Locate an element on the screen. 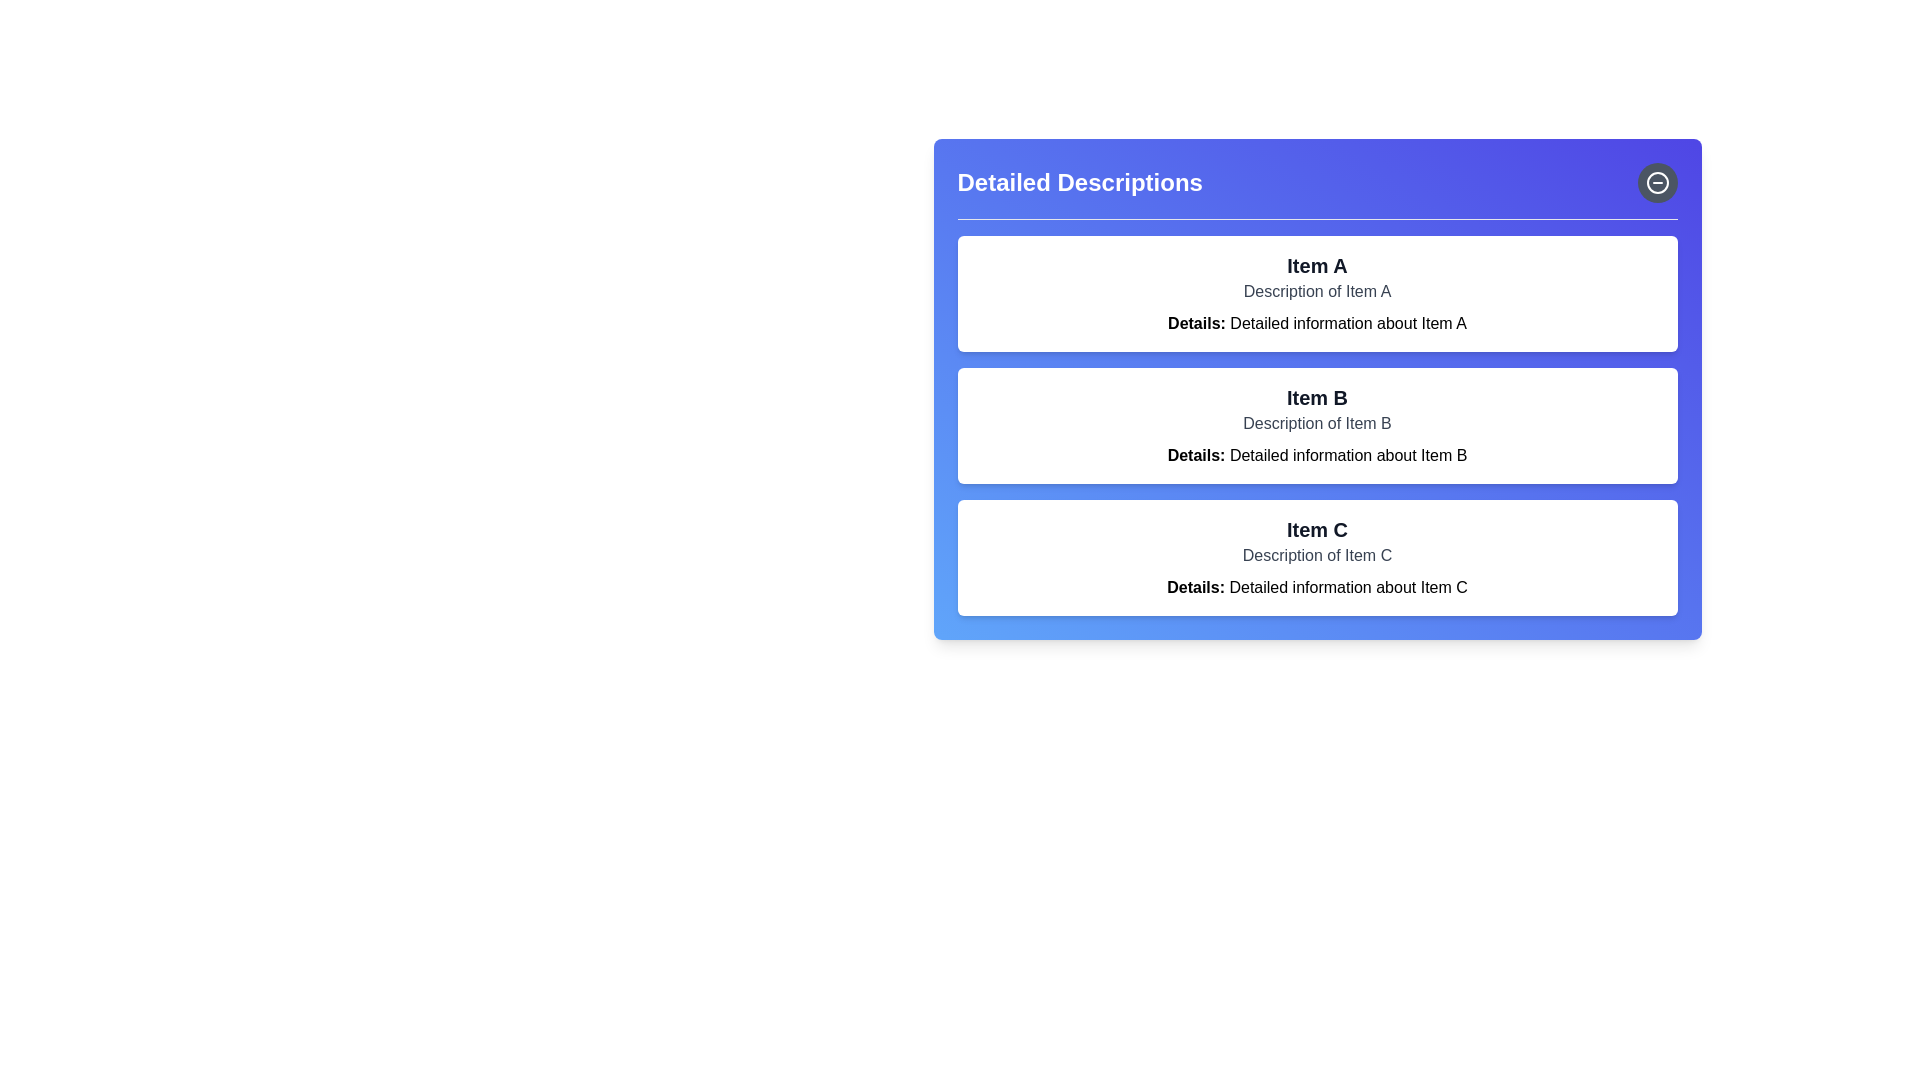  the text block element labeled 'Details:' which contains the description 'Detailed information about Item A.' is located at coordinates (1317, 323).